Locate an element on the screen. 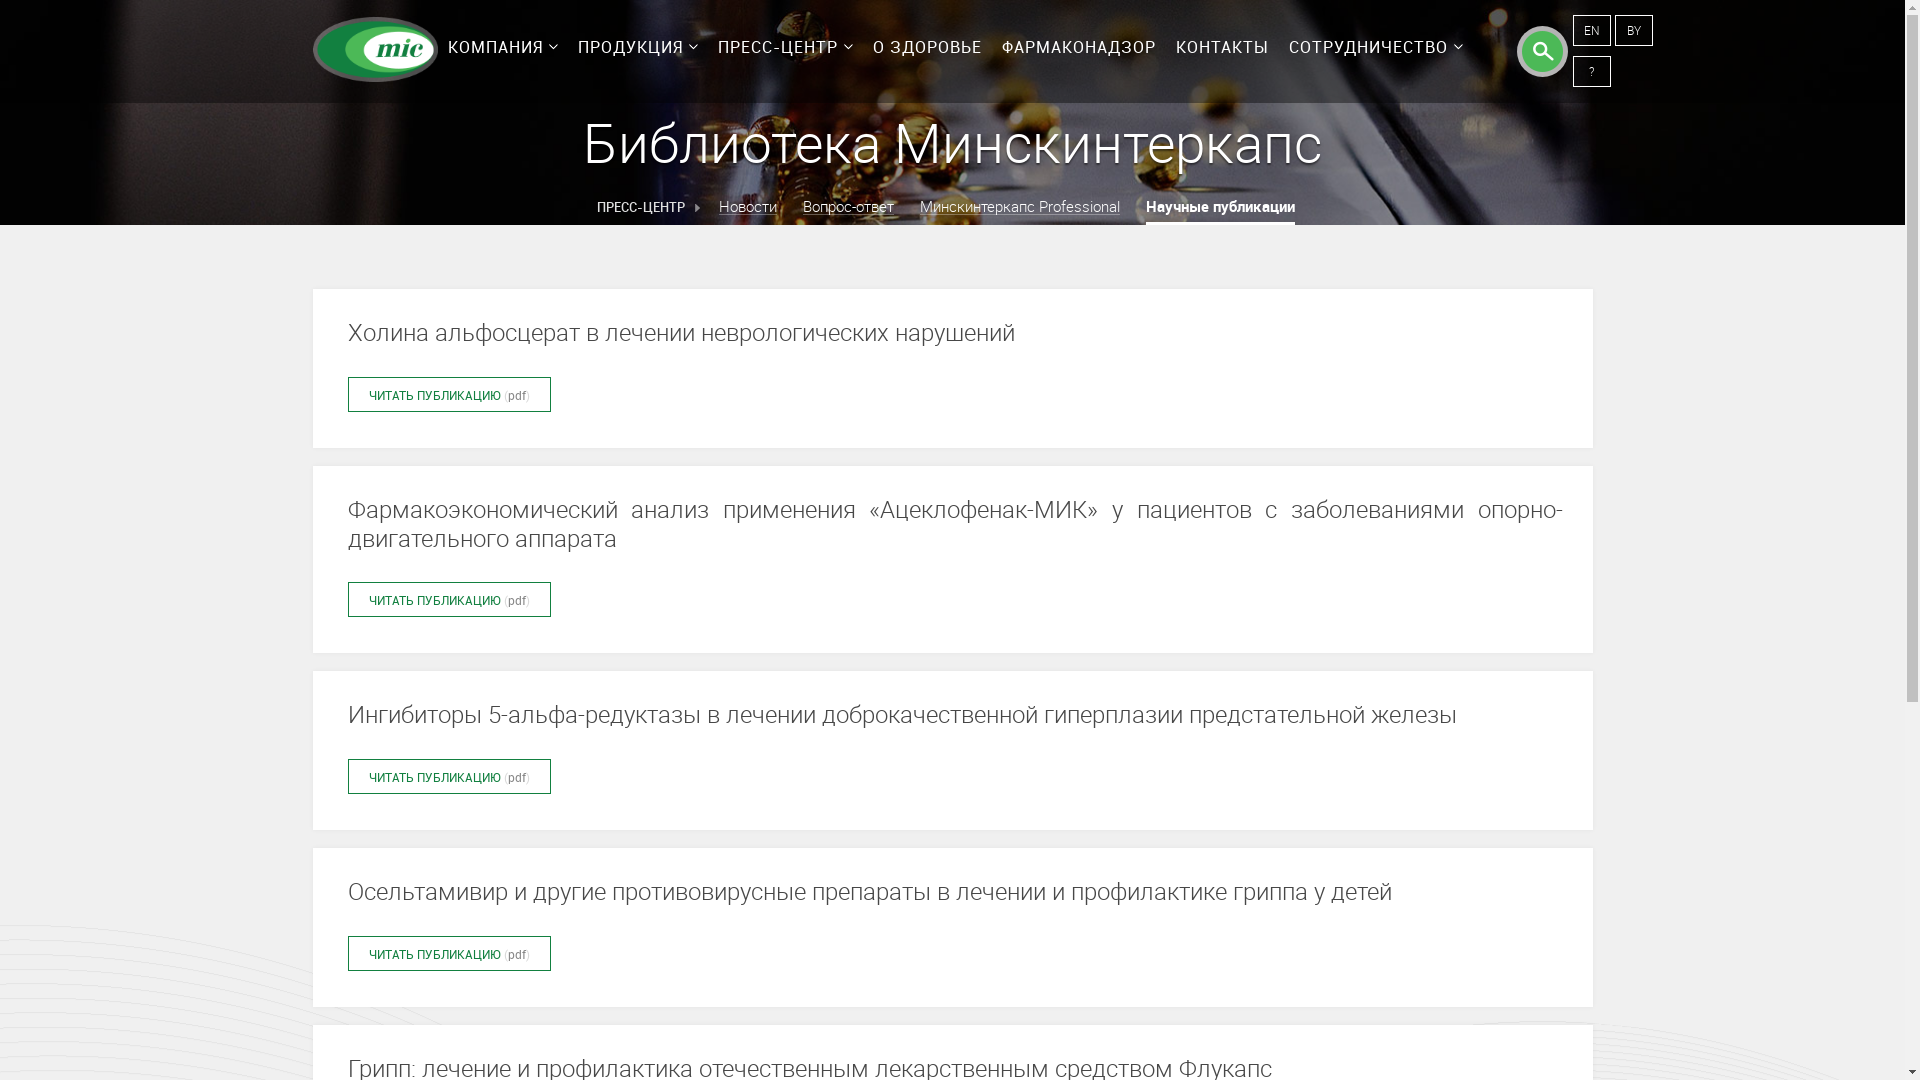 This screenshot has width=1920, height=1080. 'BY' is located at coordinates (1632, 30).